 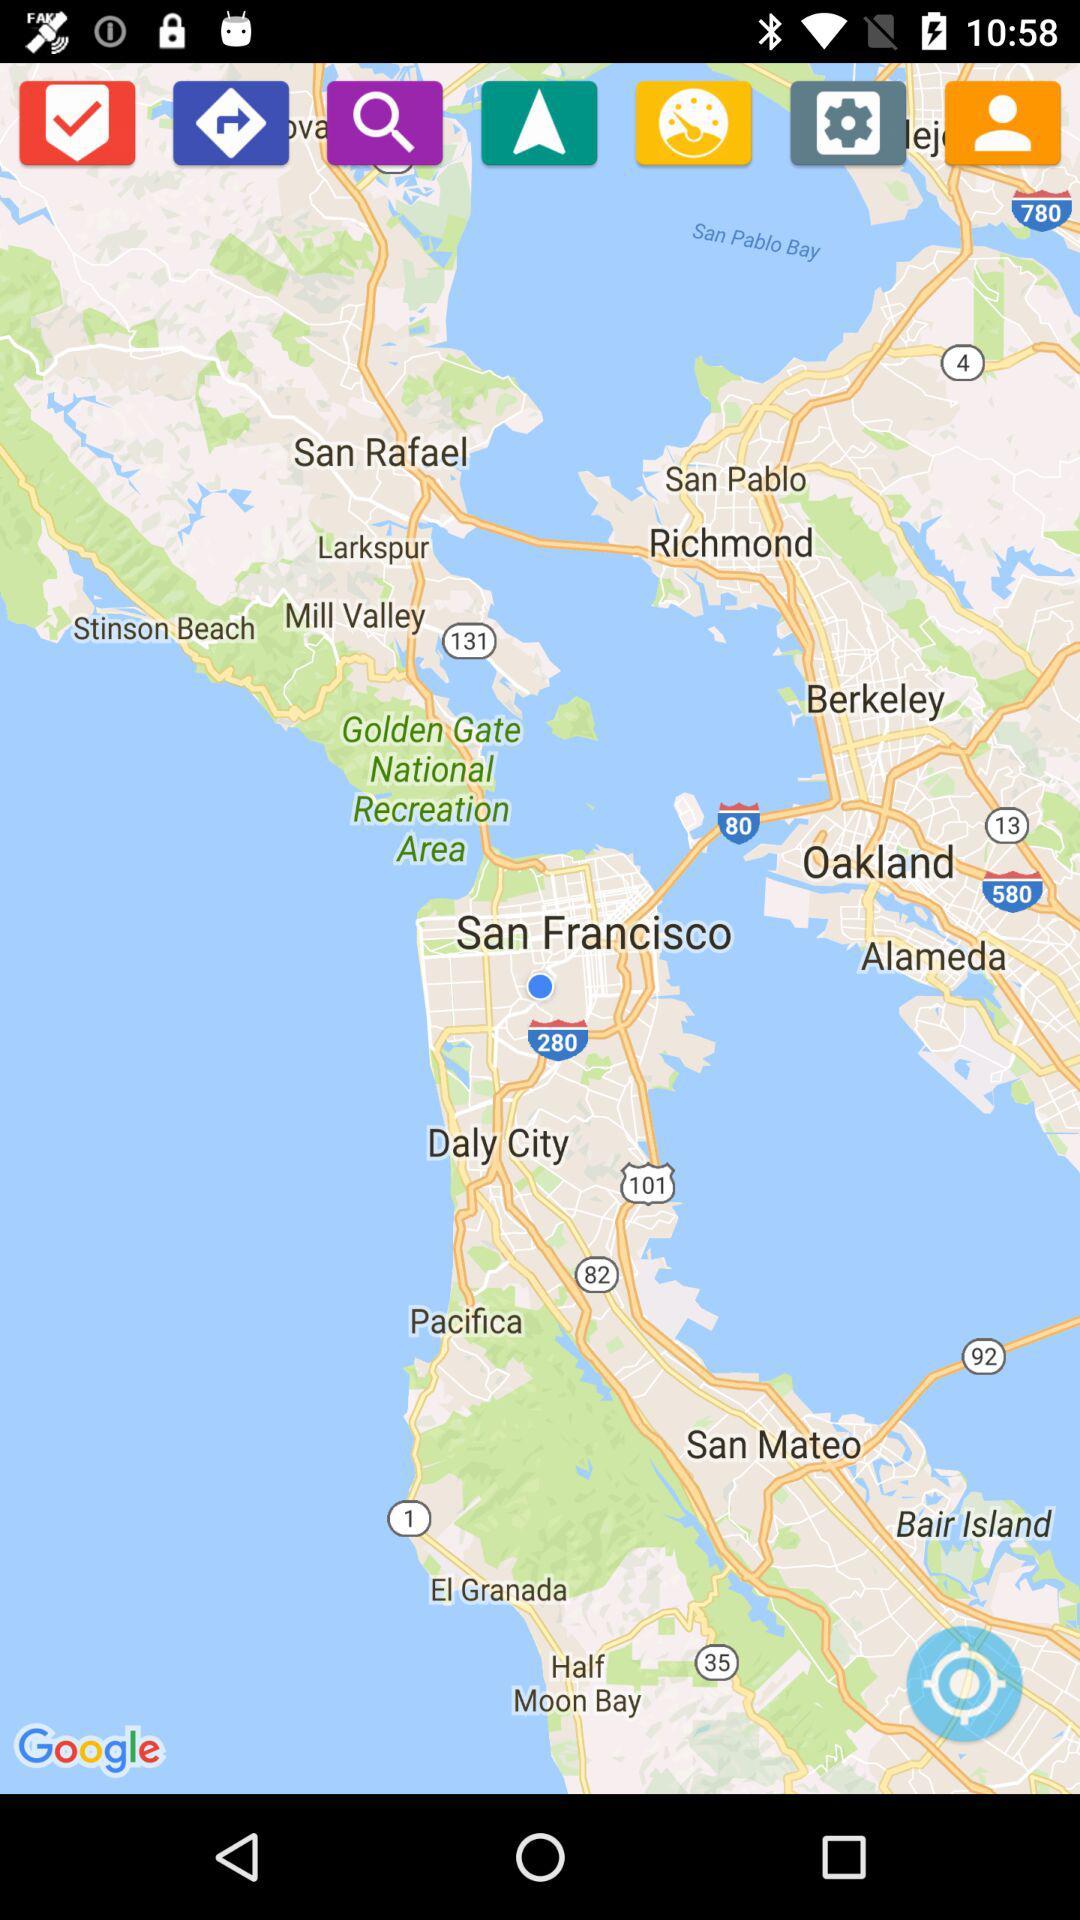 I want to click on the check icon, so click(x=75, y=121).